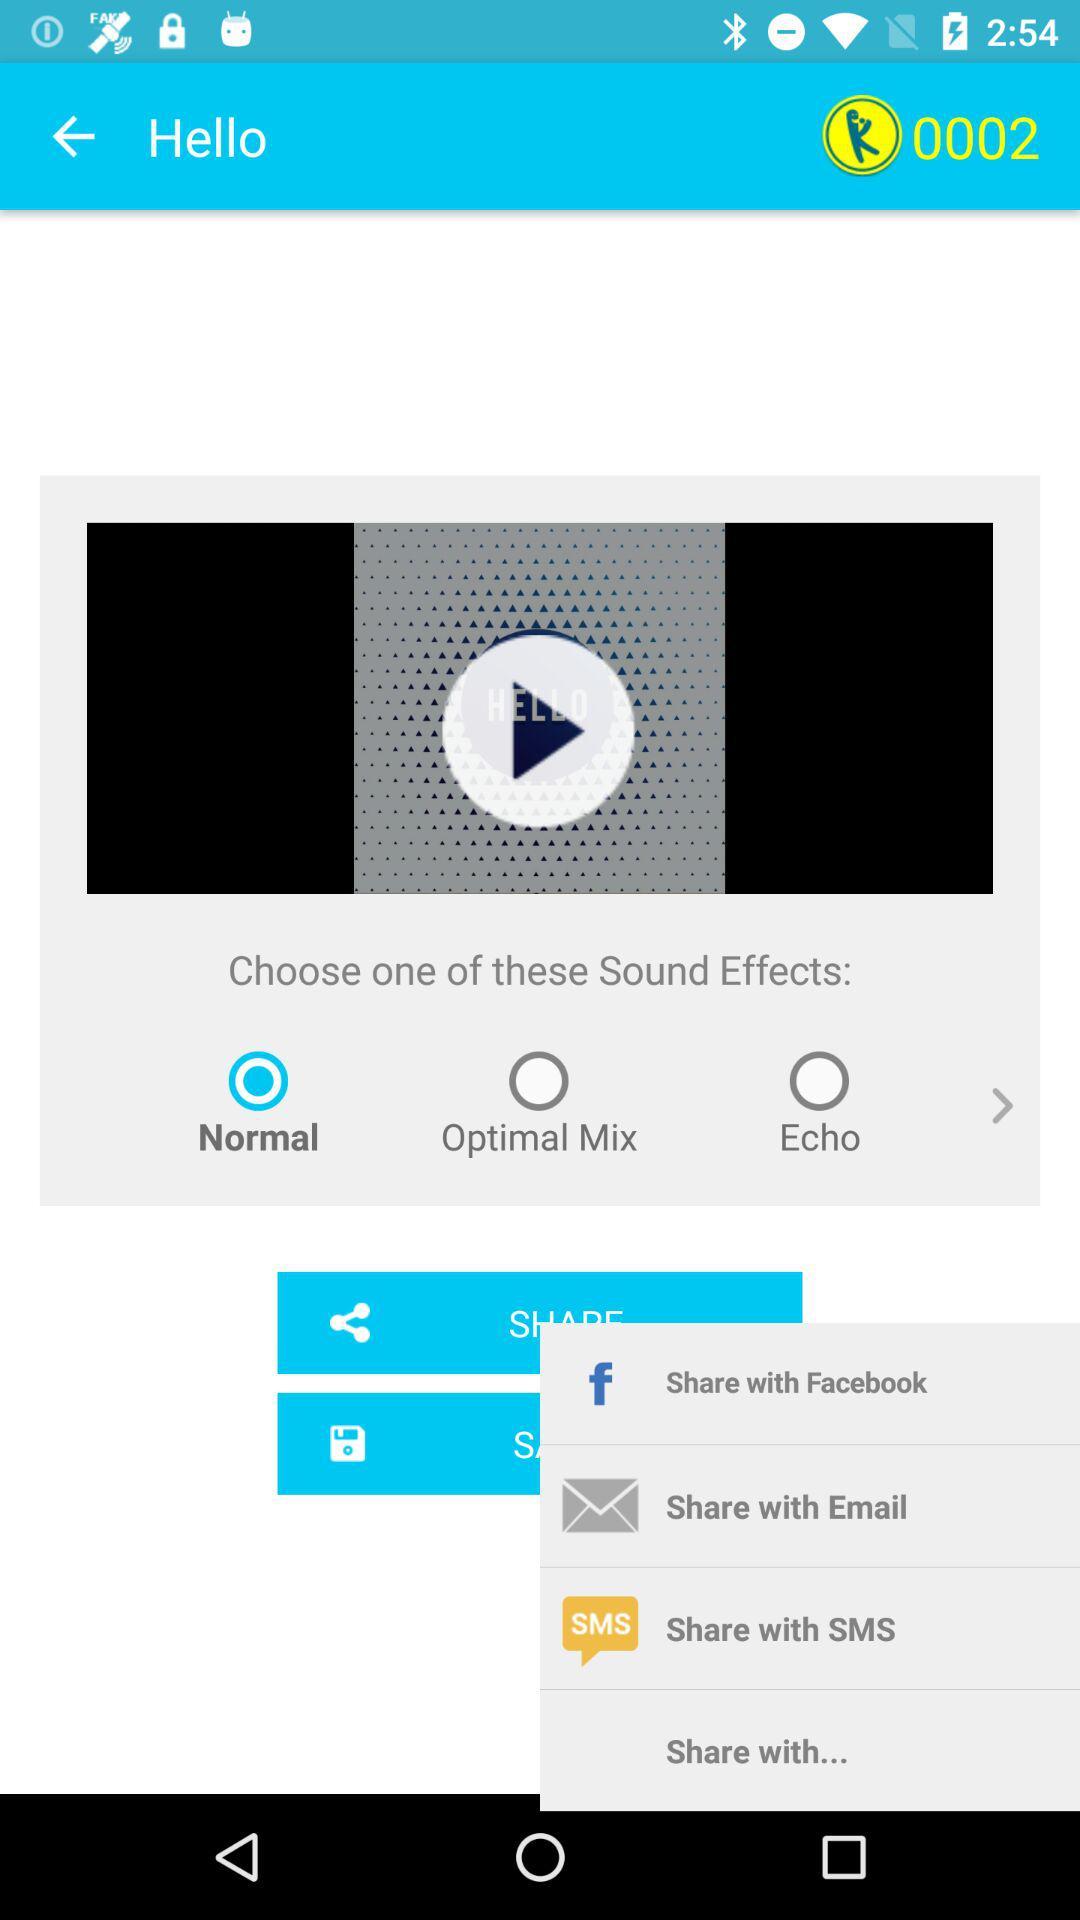 The image size is (1080, 1920). Describe the element at coordinates (540, 1443) in the screenshot. I see `the save` at that location.